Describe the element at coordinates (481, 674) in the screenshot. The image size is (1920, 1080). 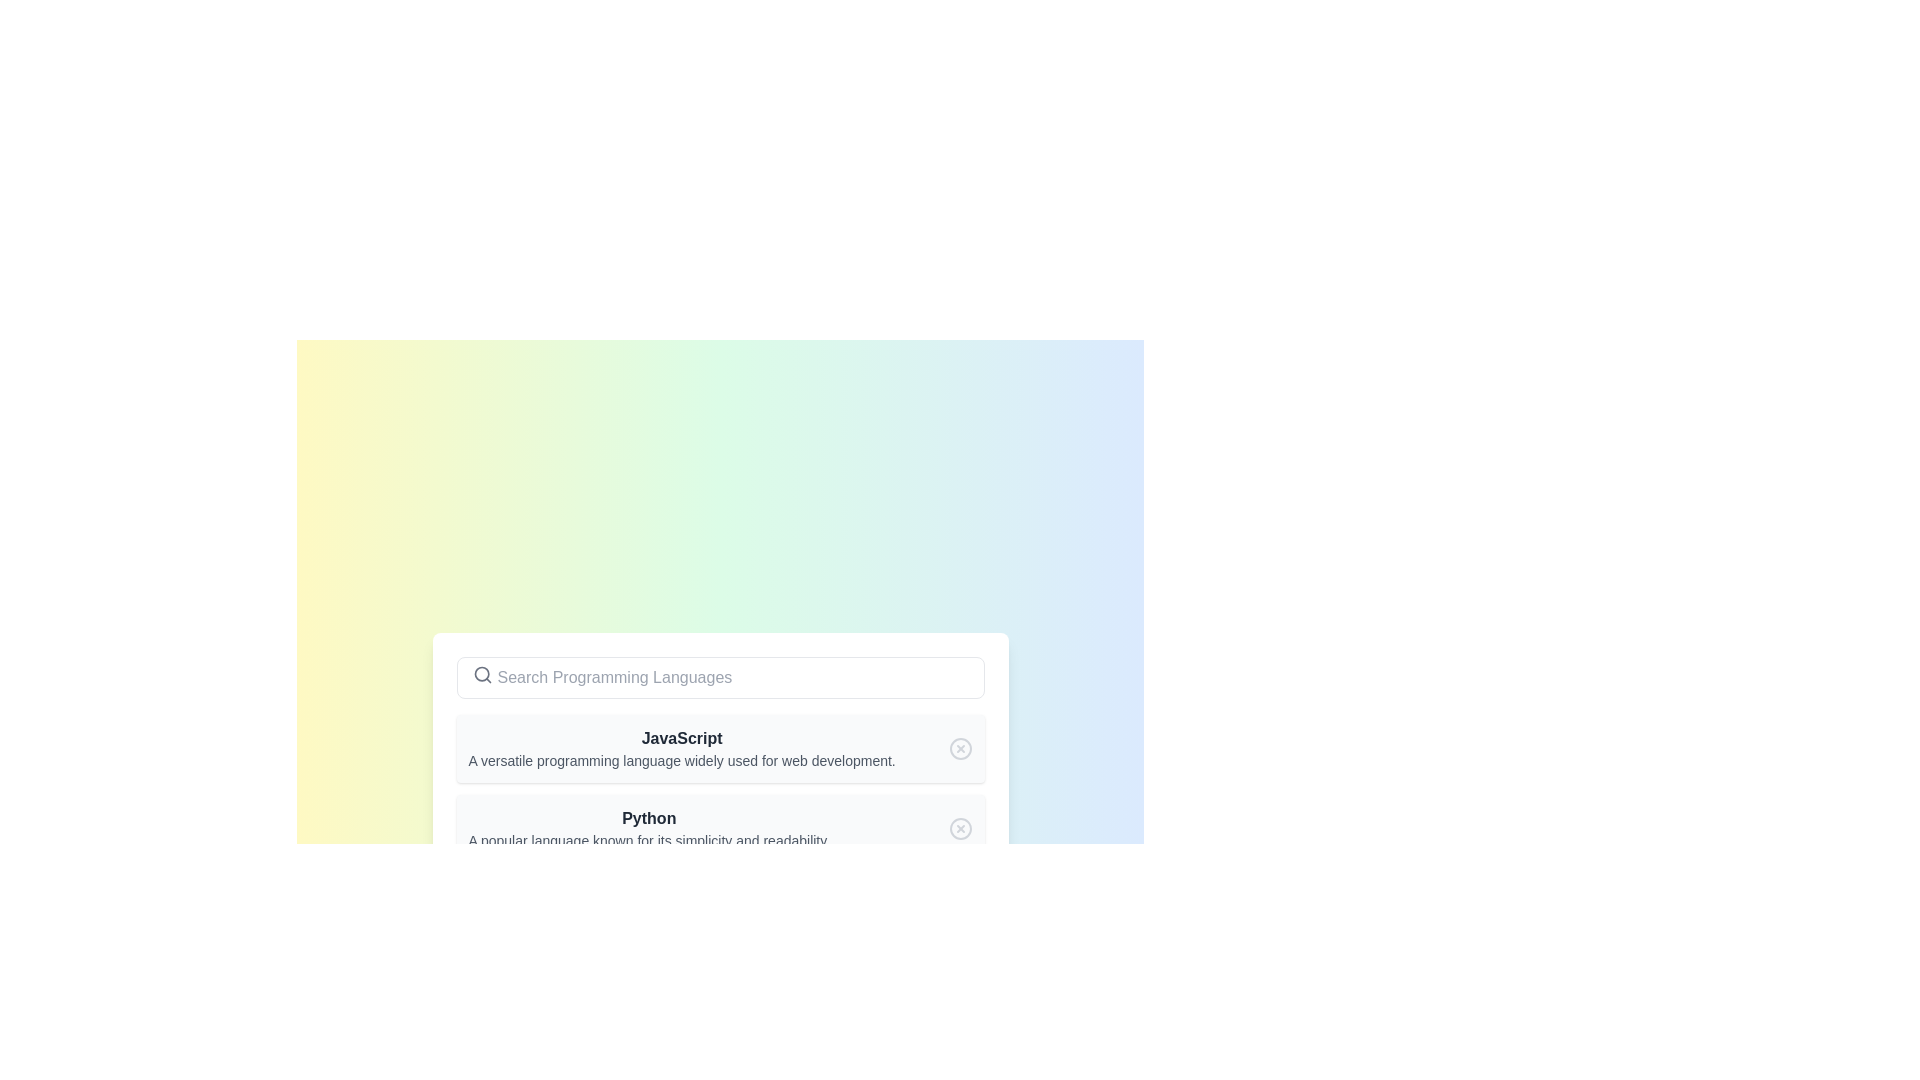
I see `the position of the SVG Circle that visually represents a magnifying glass within the search bar area` at that location.